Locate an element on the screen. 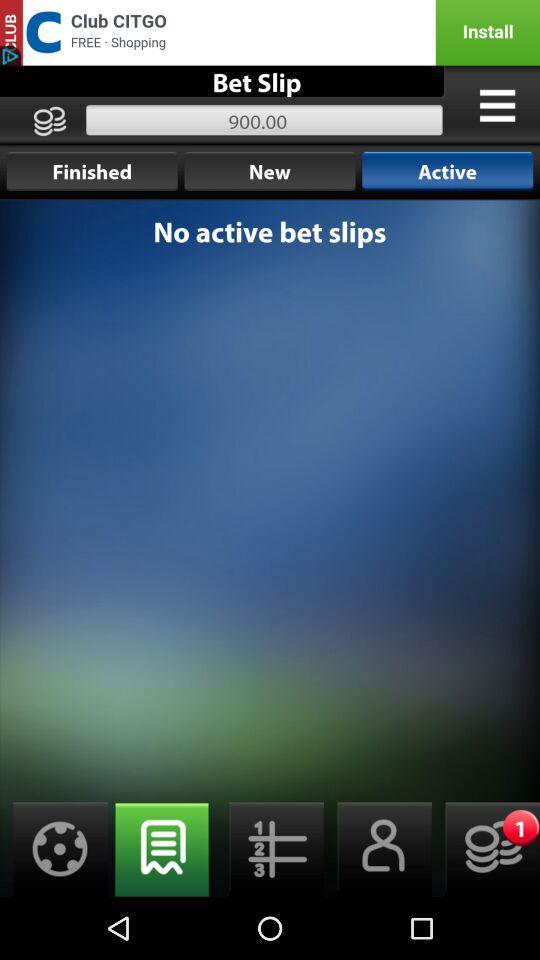  profile is located at coordinates (378, 848).